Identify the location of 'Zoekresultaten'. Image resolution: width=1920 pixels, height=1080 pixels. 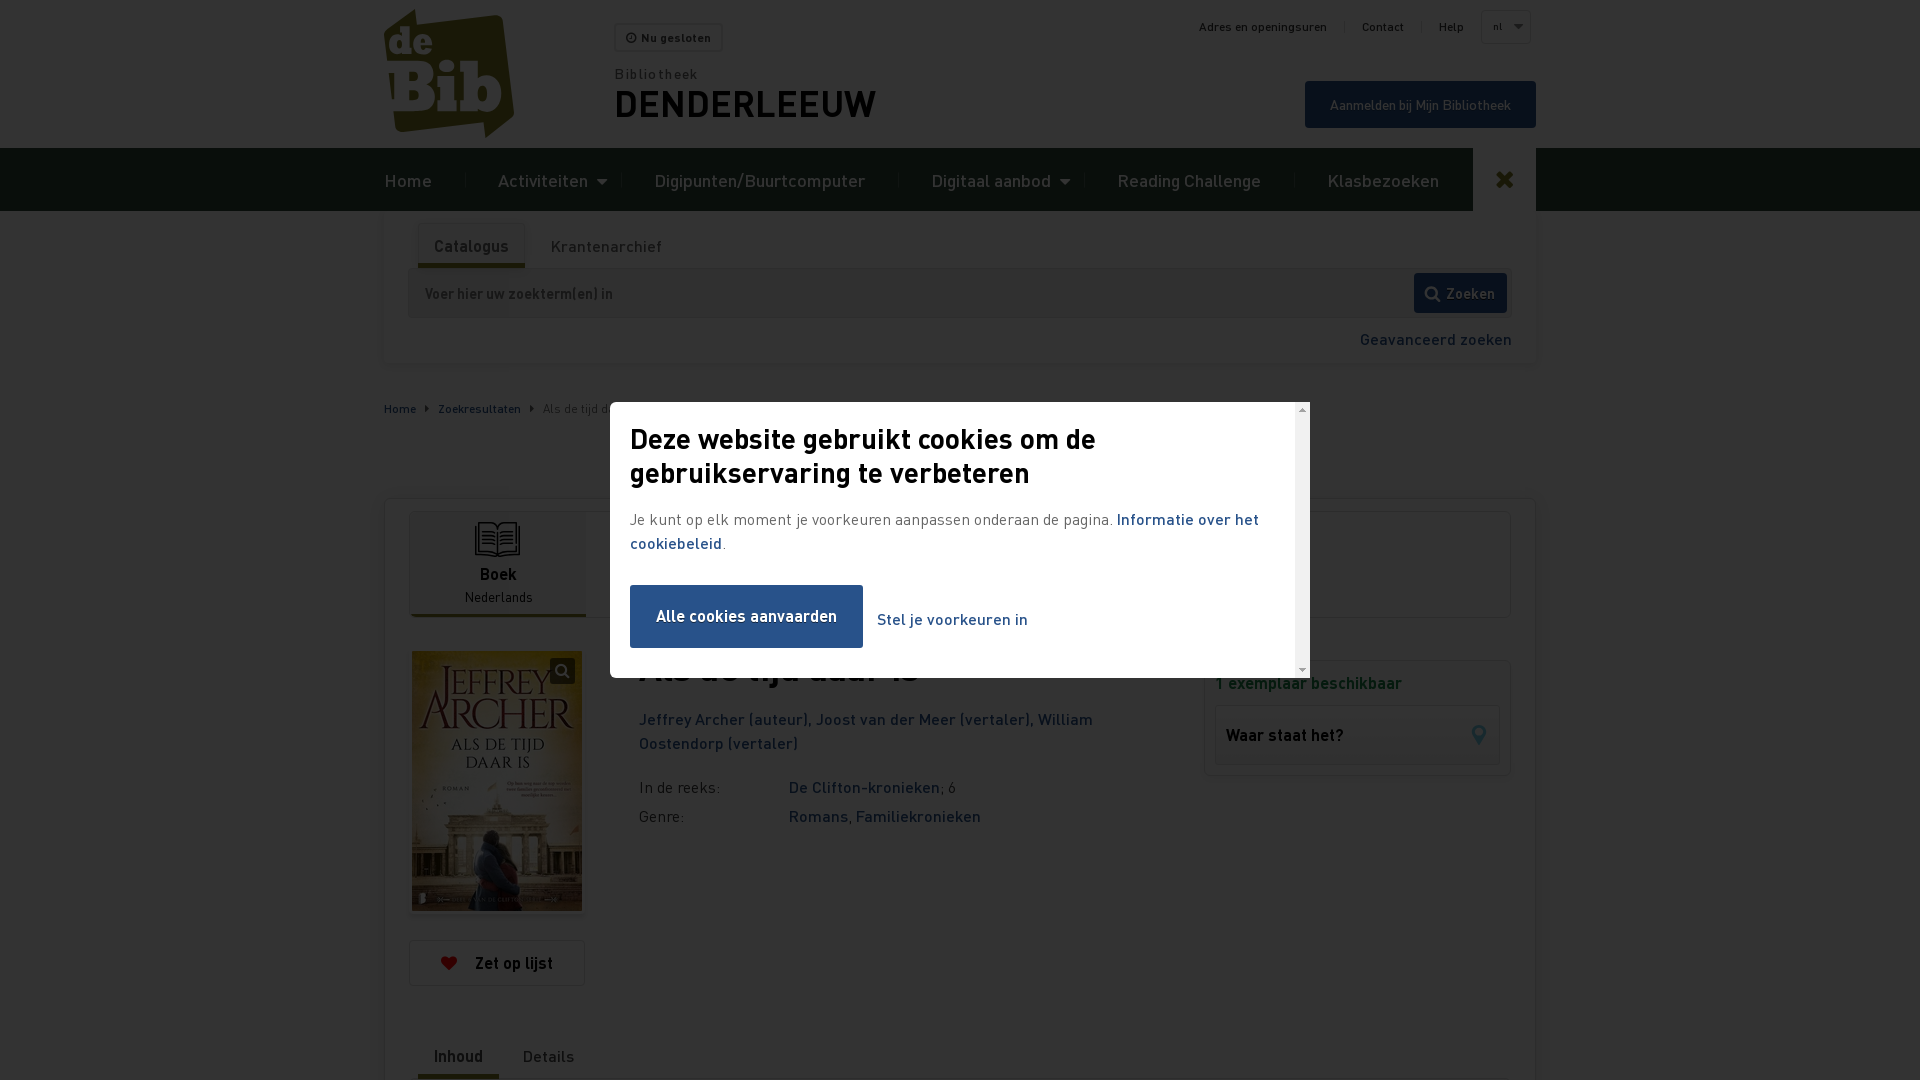
(478, 407).